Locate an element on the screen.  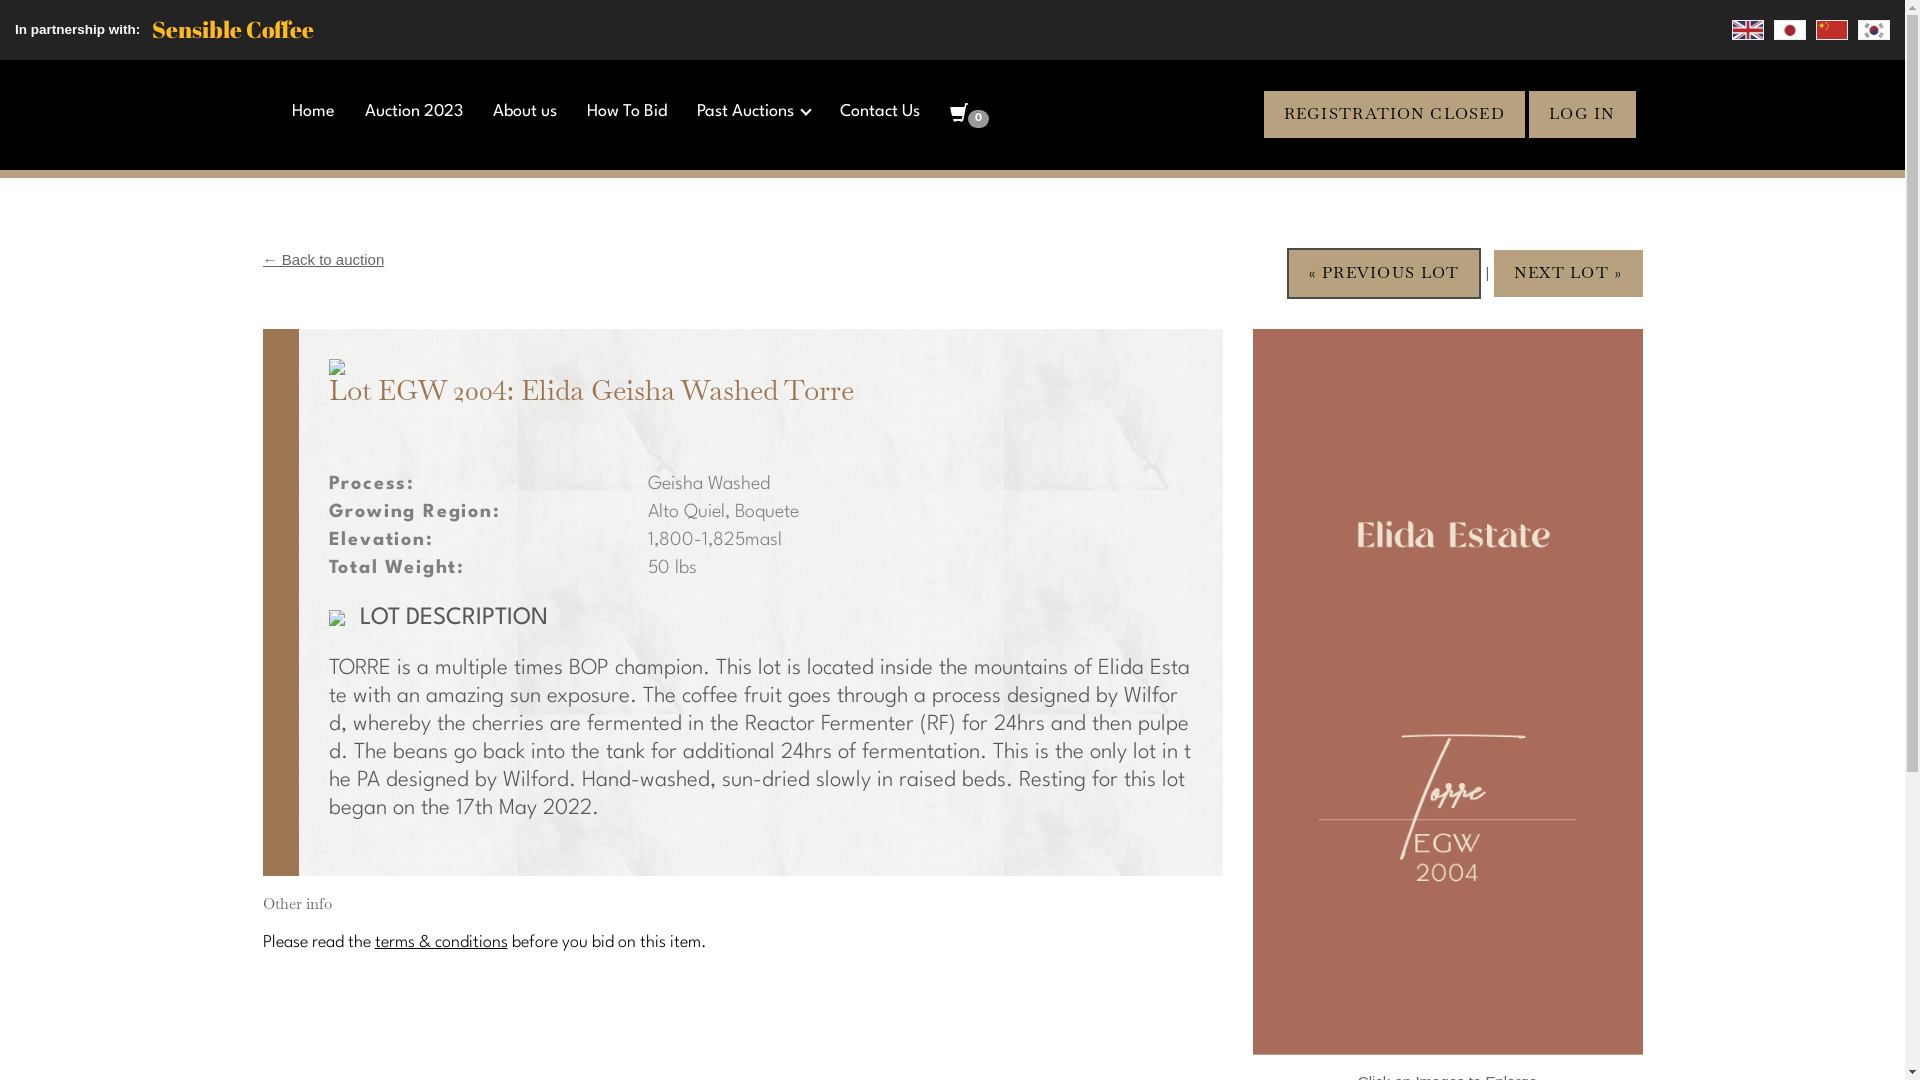
'LOG IN' is located at coordinates (1581, 114).